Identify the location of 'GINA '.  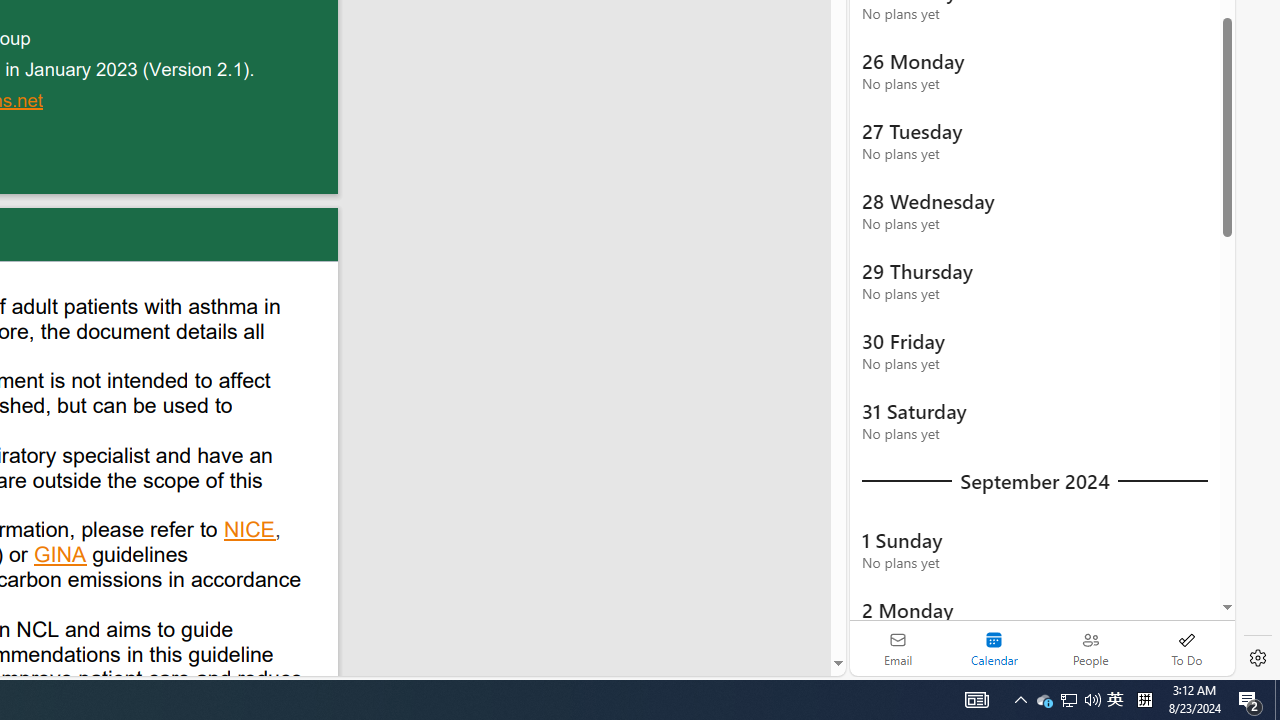
(61, 557).